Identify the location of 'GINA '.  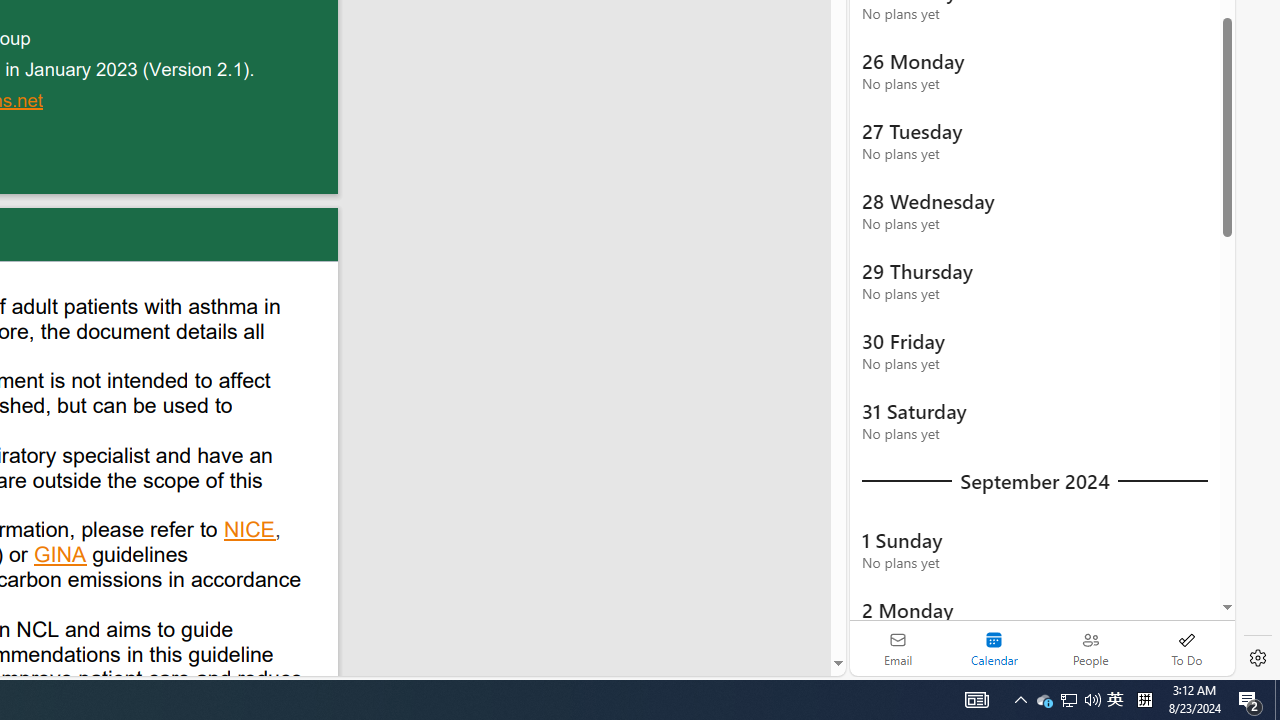
(61, 557).